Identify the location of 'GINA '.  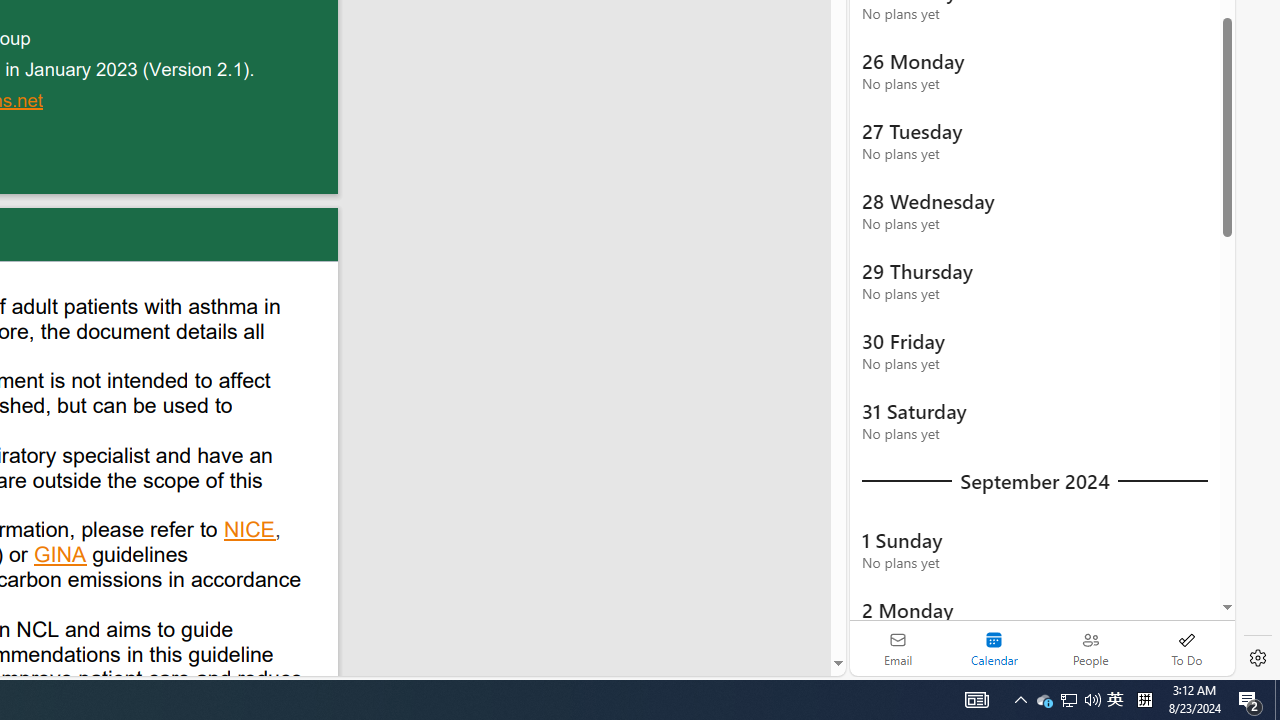
(61, 557).